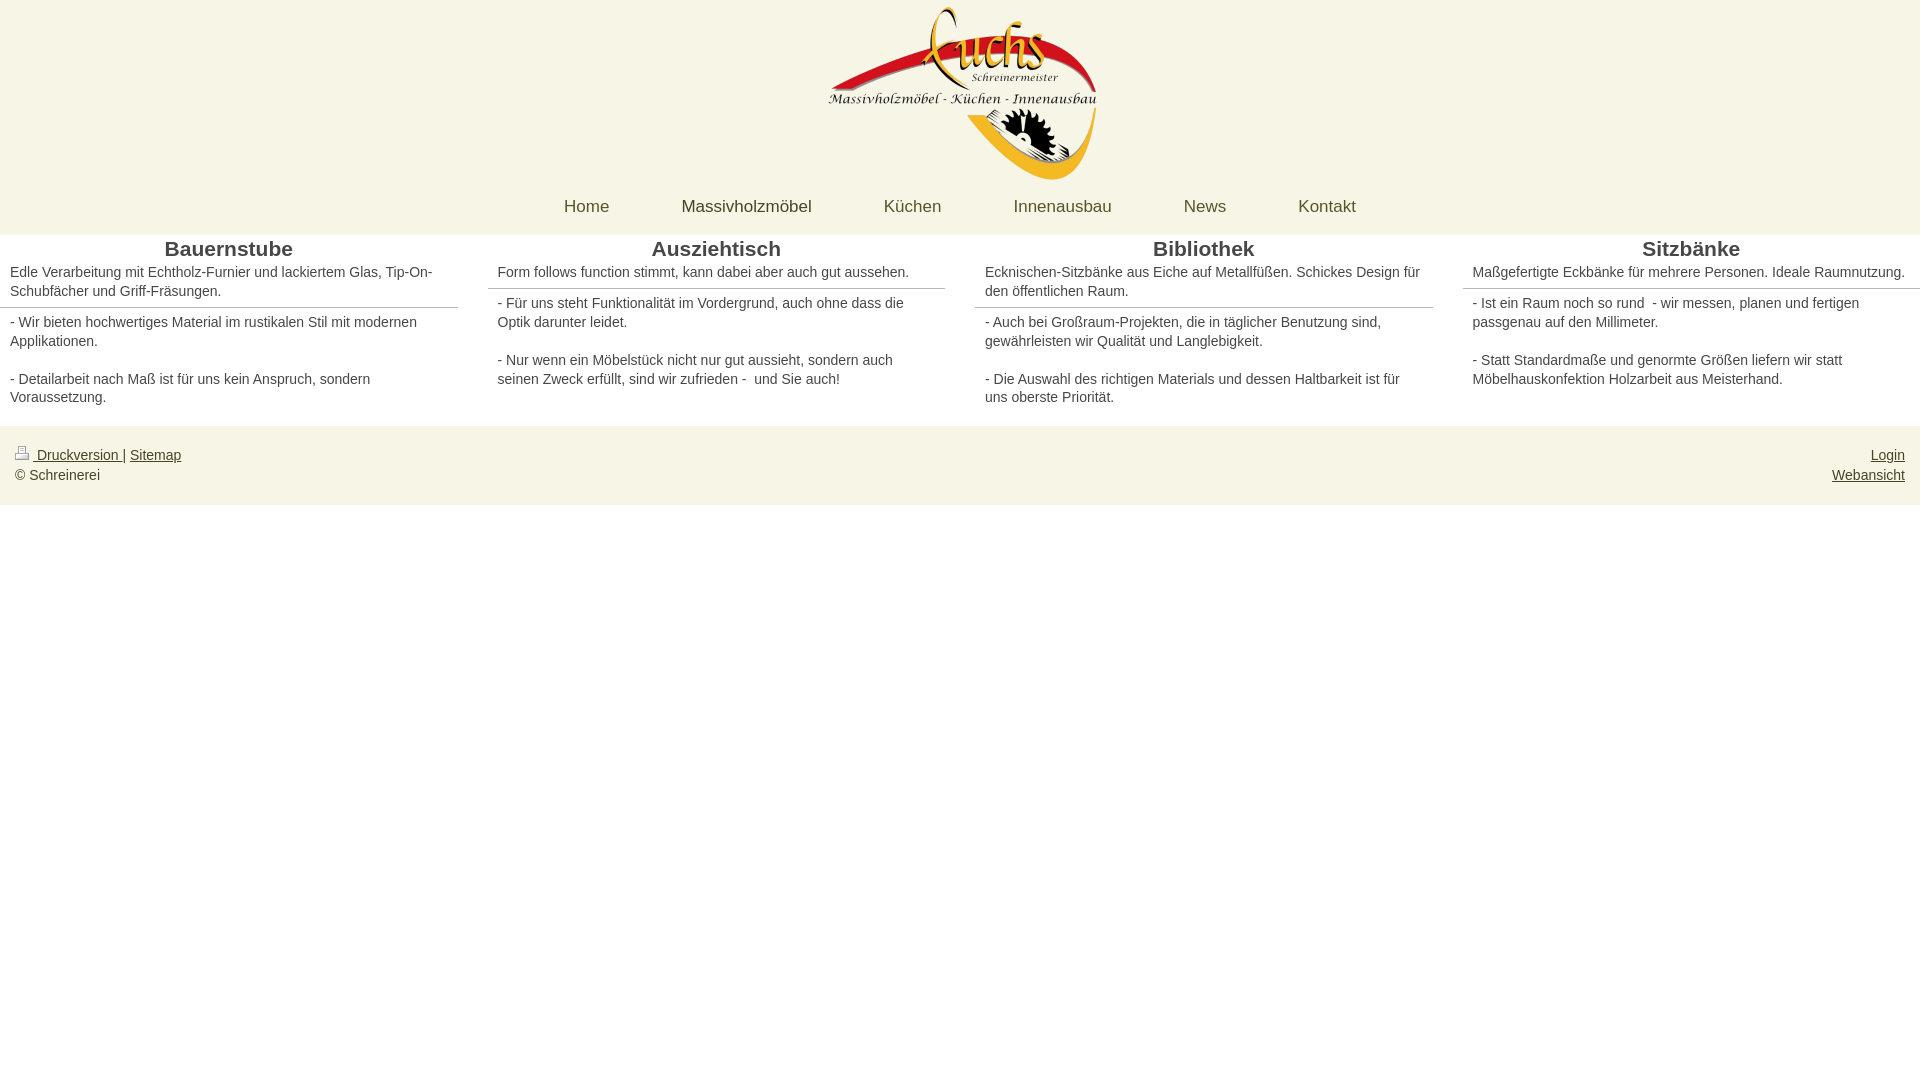 This screenshot has width=1920, height=1080. I want to click on 'Login', so click(1886, 455).